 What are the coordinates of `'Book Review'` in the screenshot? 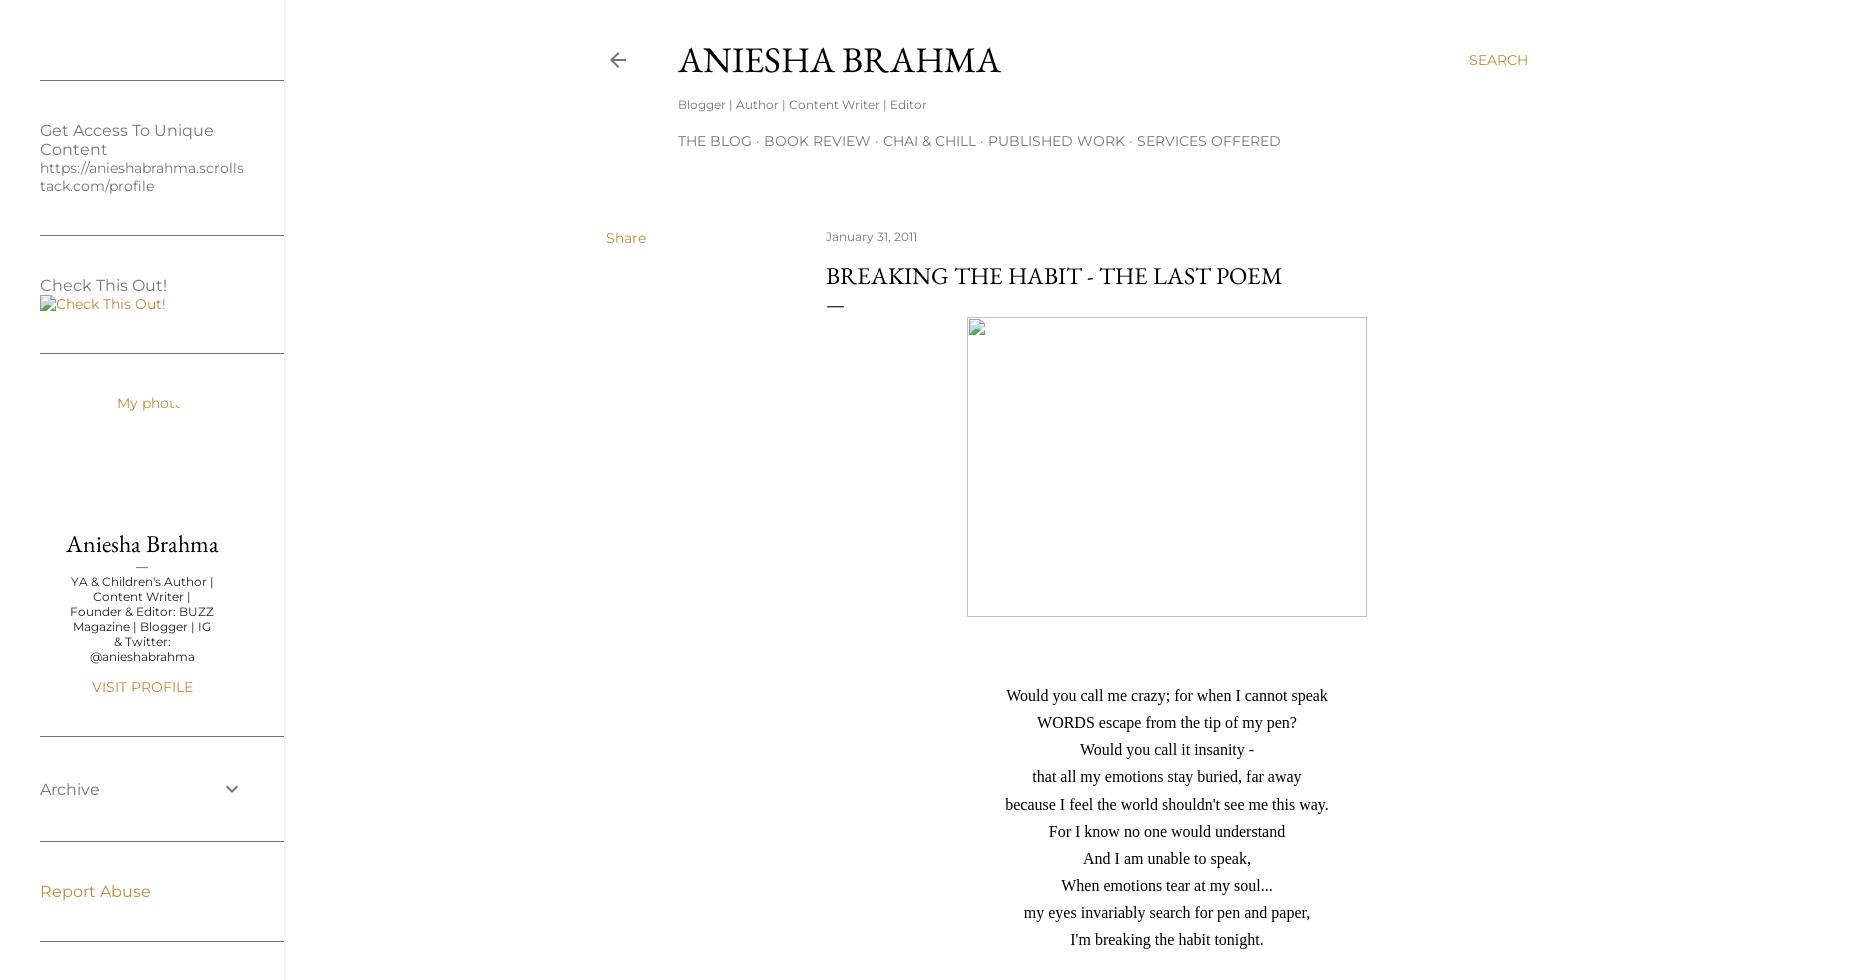 It's located at (817, 141).